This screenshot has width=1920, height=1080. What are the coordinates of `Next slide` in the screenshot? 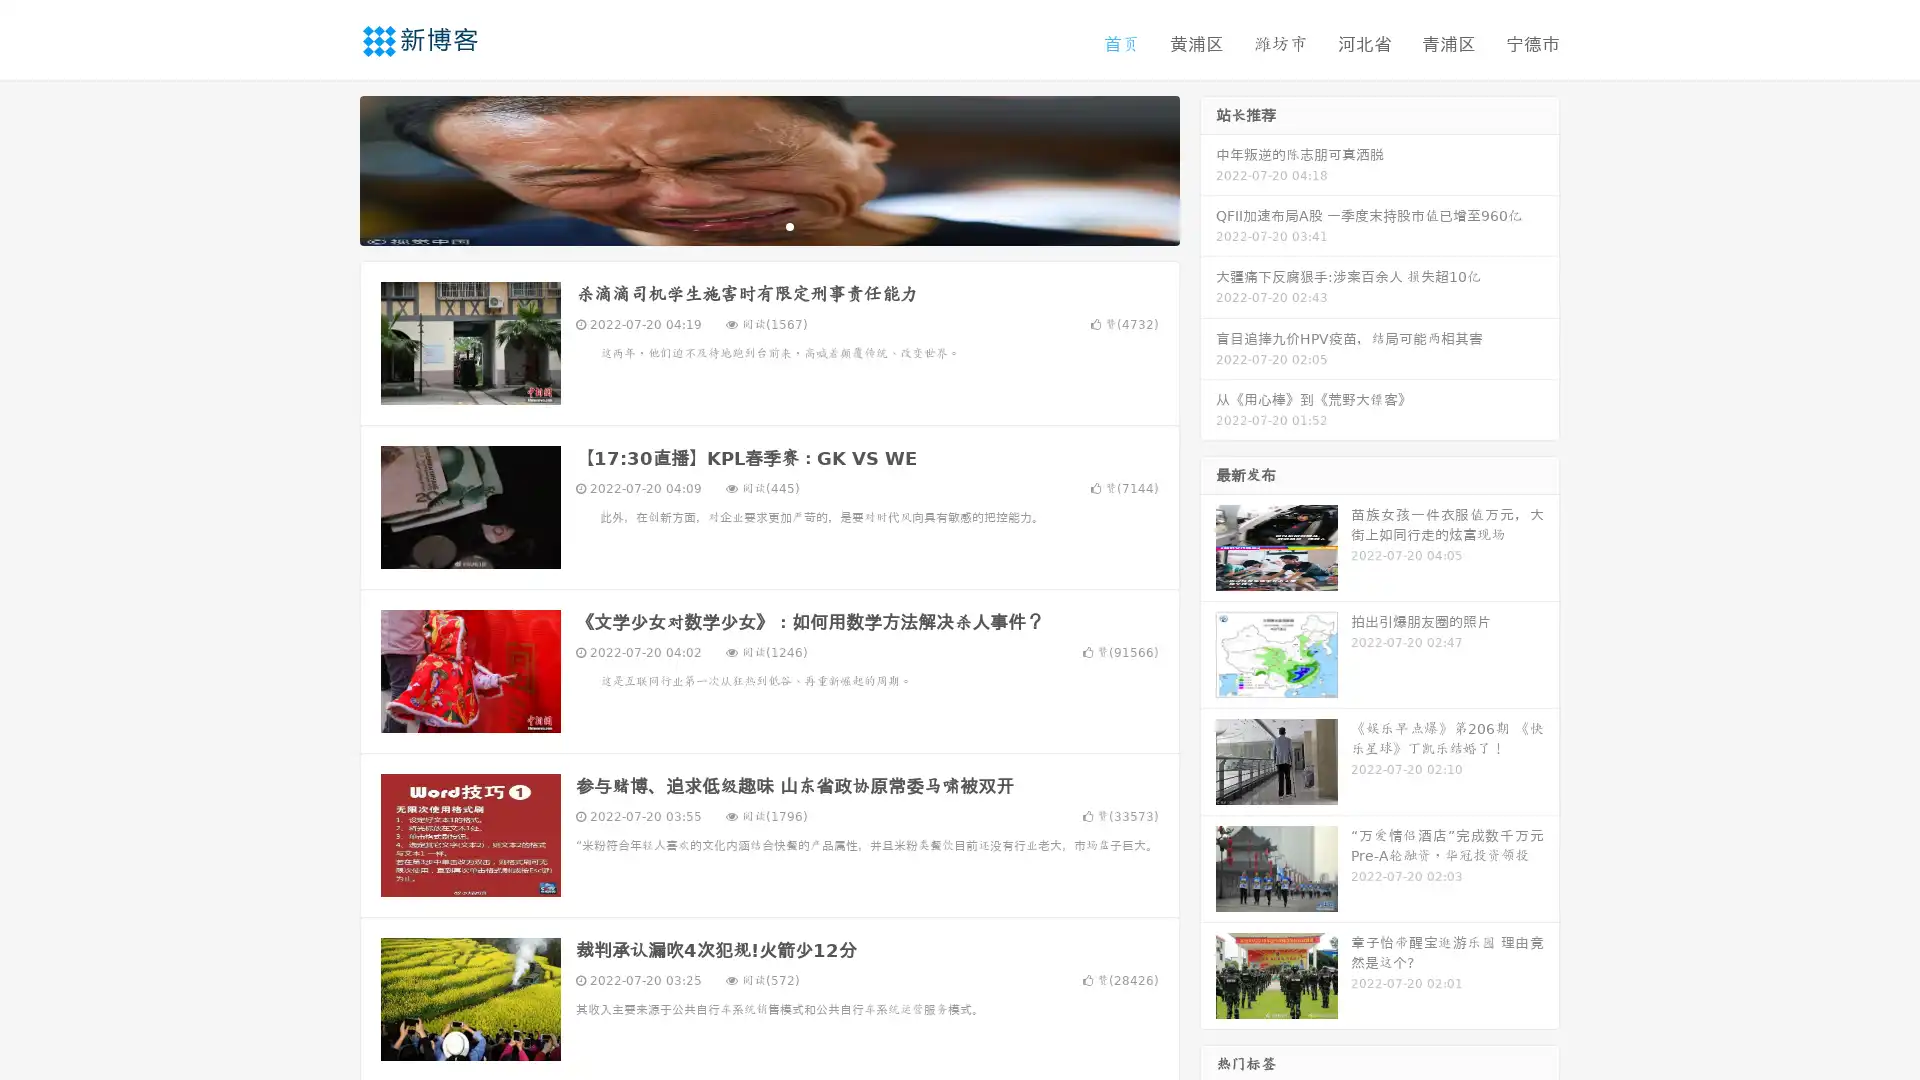 It's located at (1208, 168).